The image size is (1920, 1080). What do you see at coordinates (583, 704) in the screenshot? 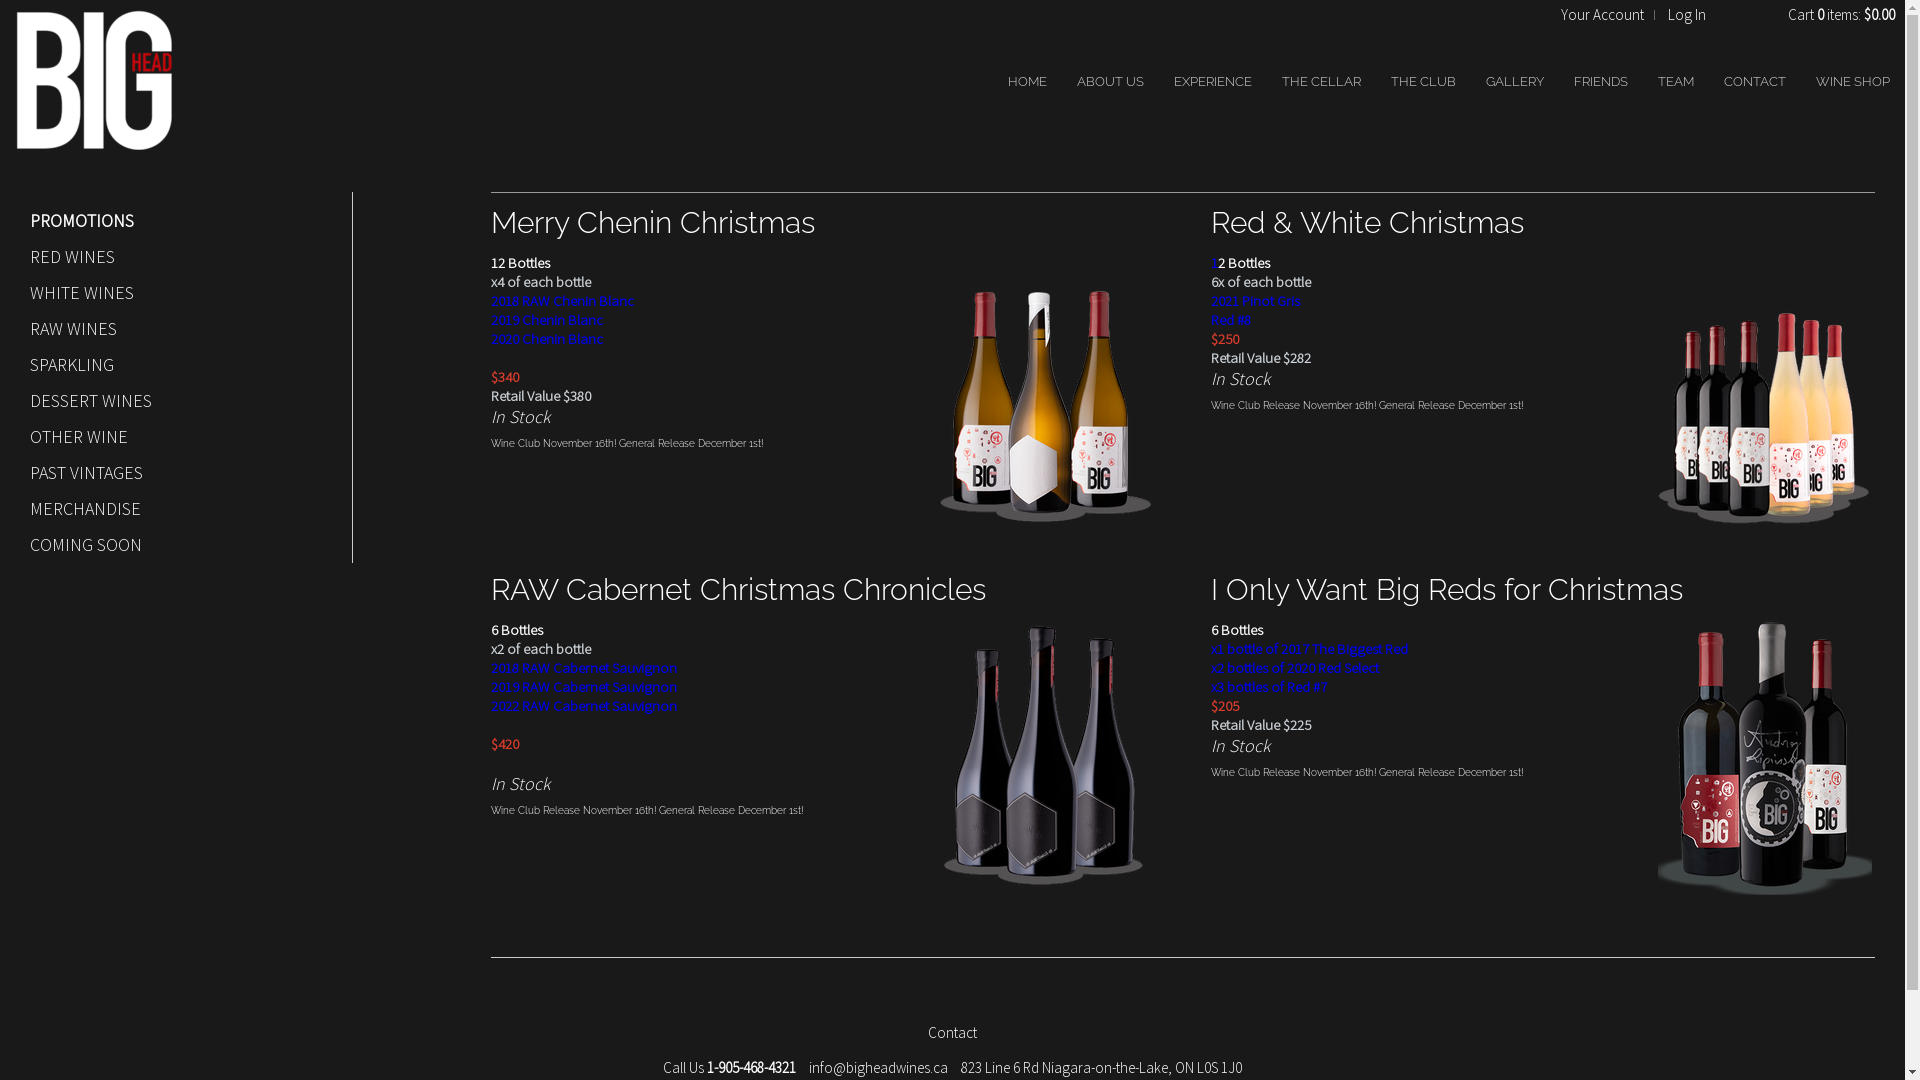
I see `'2022 RAW Cabernet Sauvignon'` at bounding box center [583, 704].